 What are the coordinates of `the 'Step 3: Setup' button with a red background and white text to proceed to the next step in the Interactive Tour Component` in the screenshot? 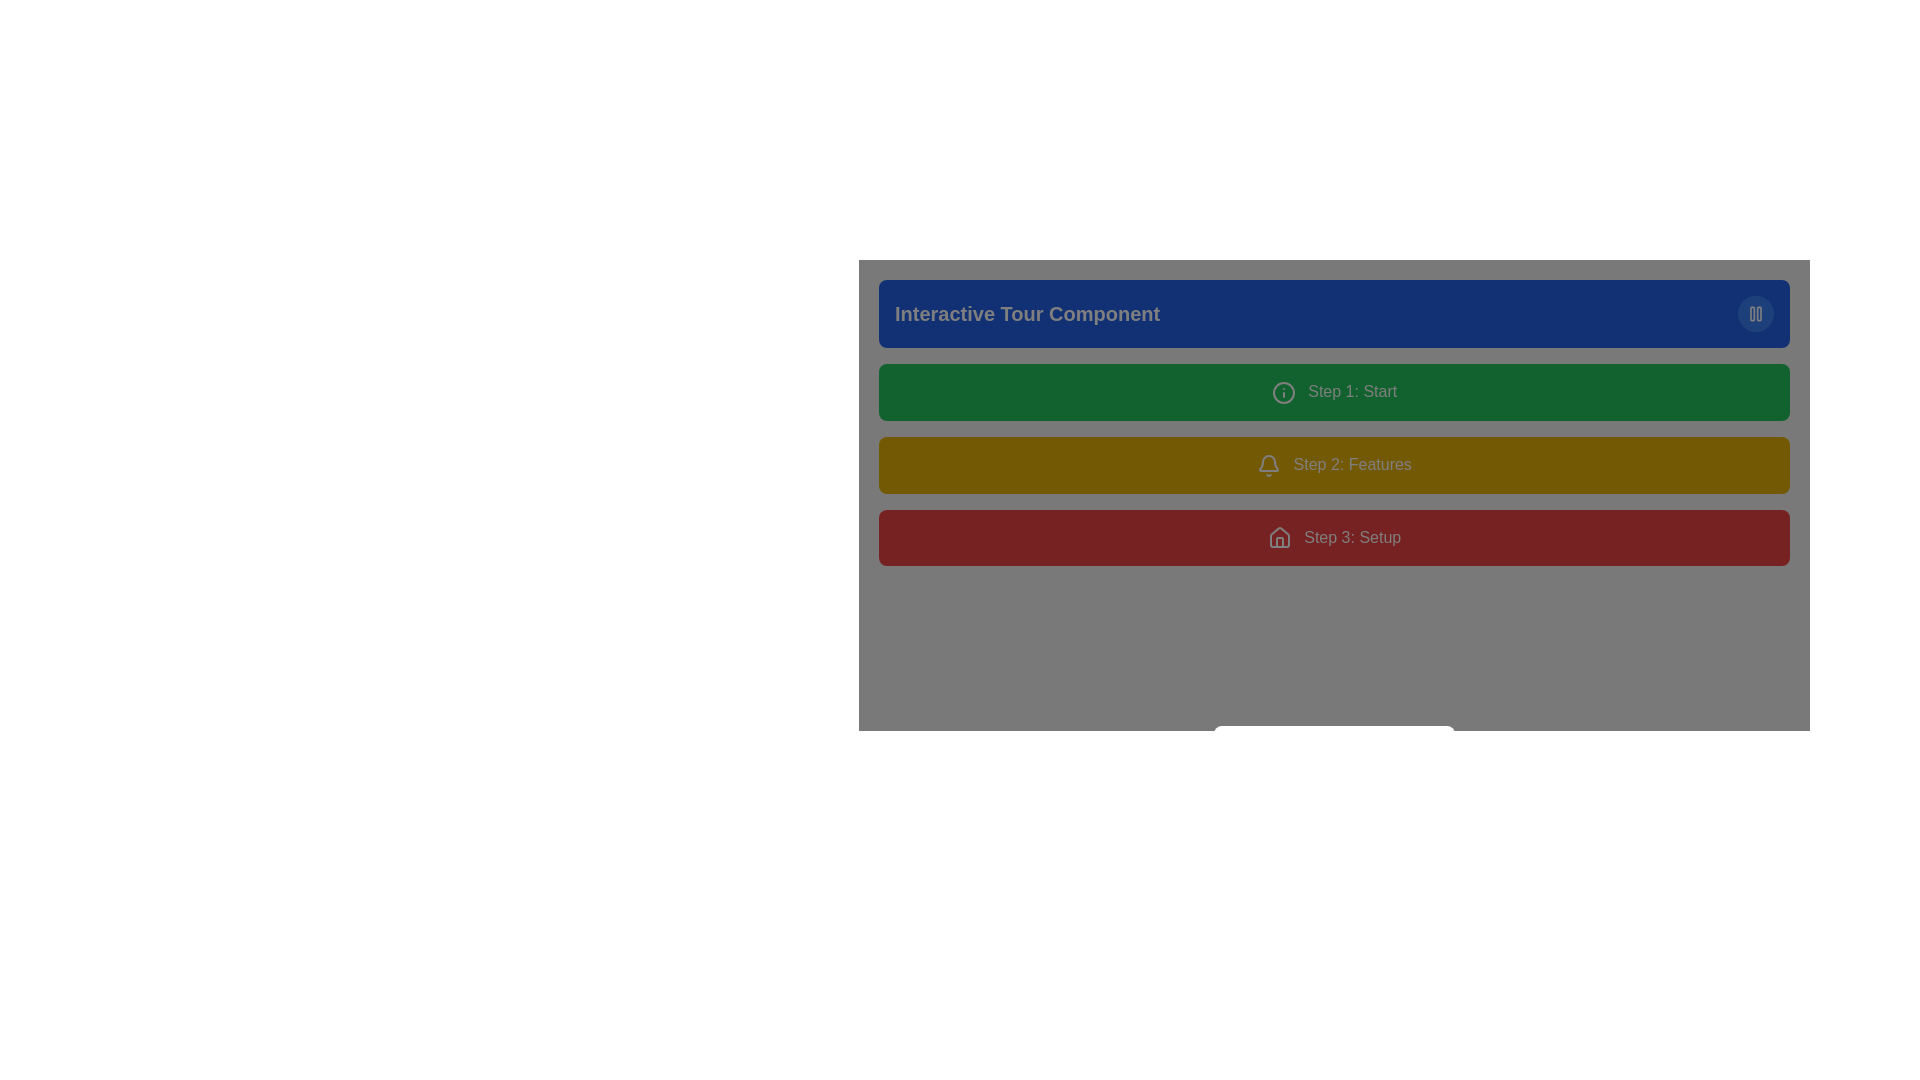 It's located at (1334, 536).